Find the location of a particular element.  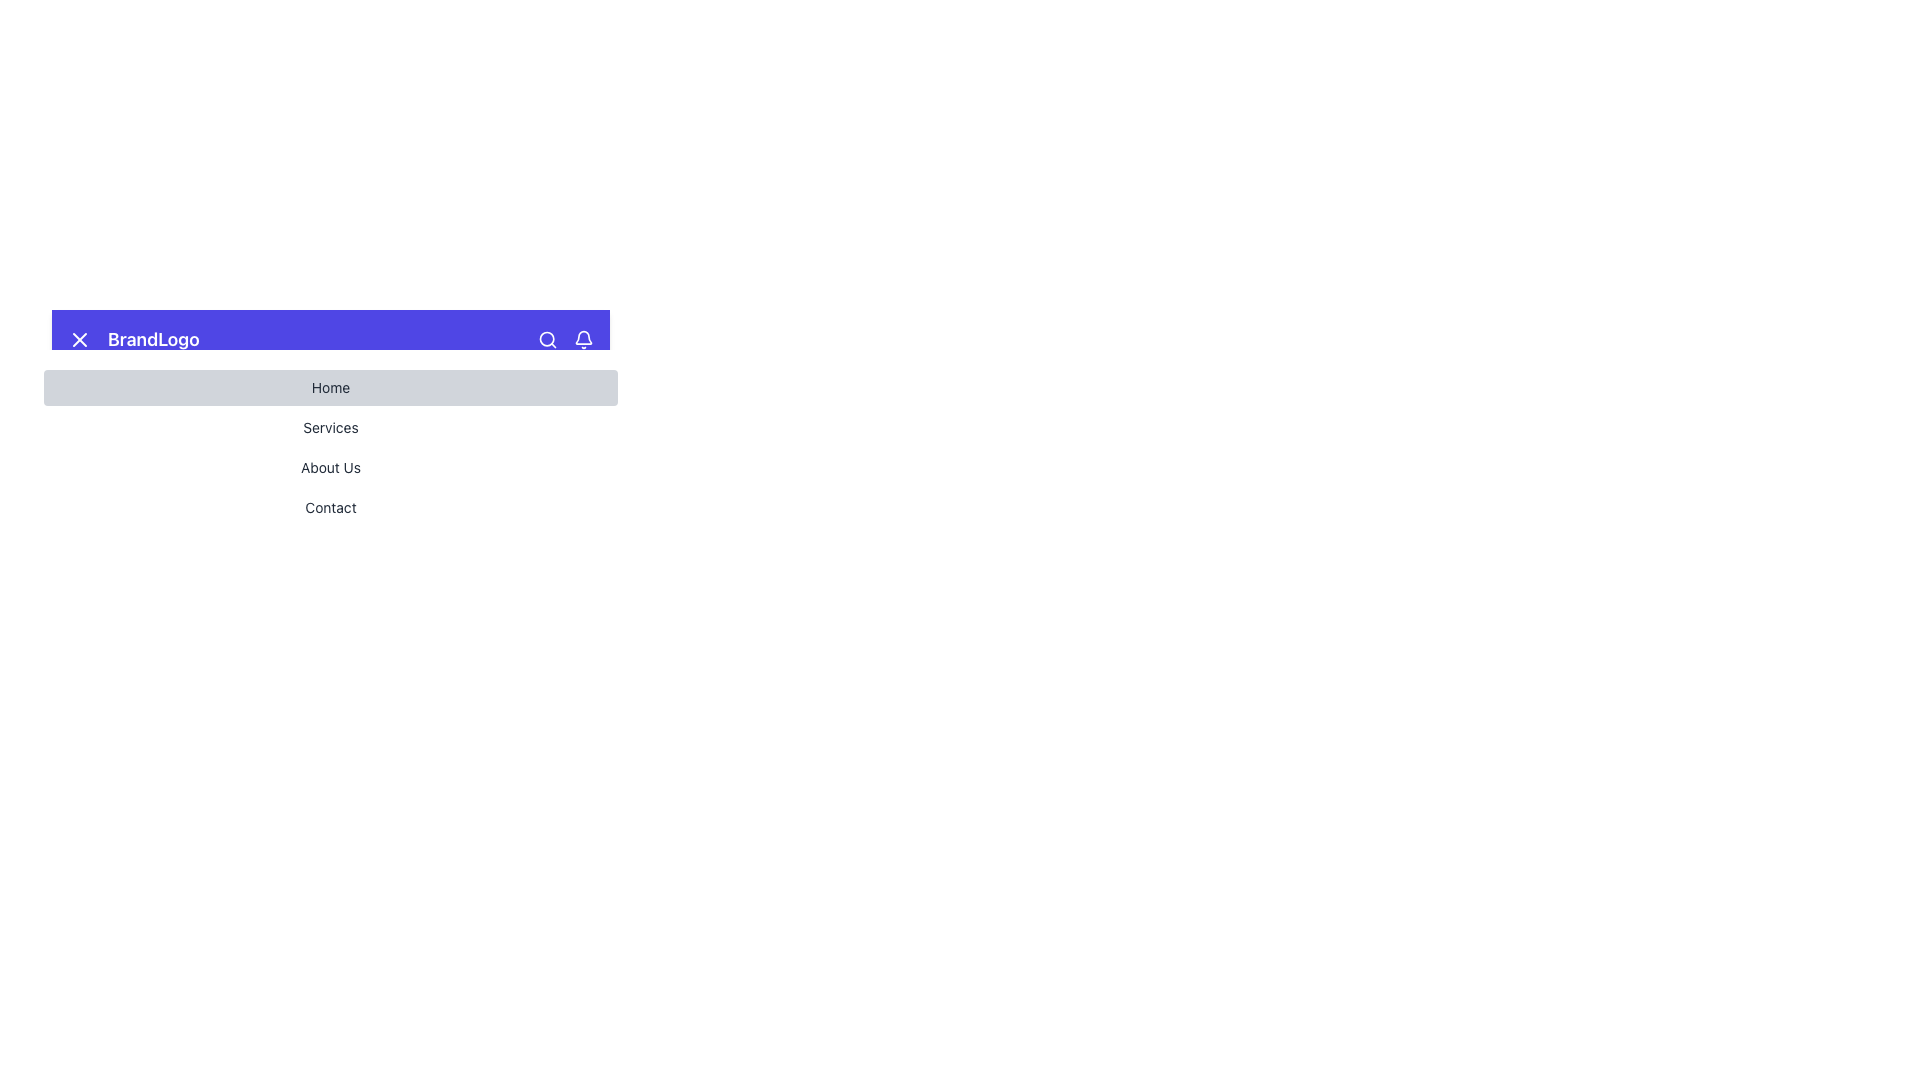

the magnifying glass icon located in the top-right corner of the navigation bar is located at coordinates (565, 338).